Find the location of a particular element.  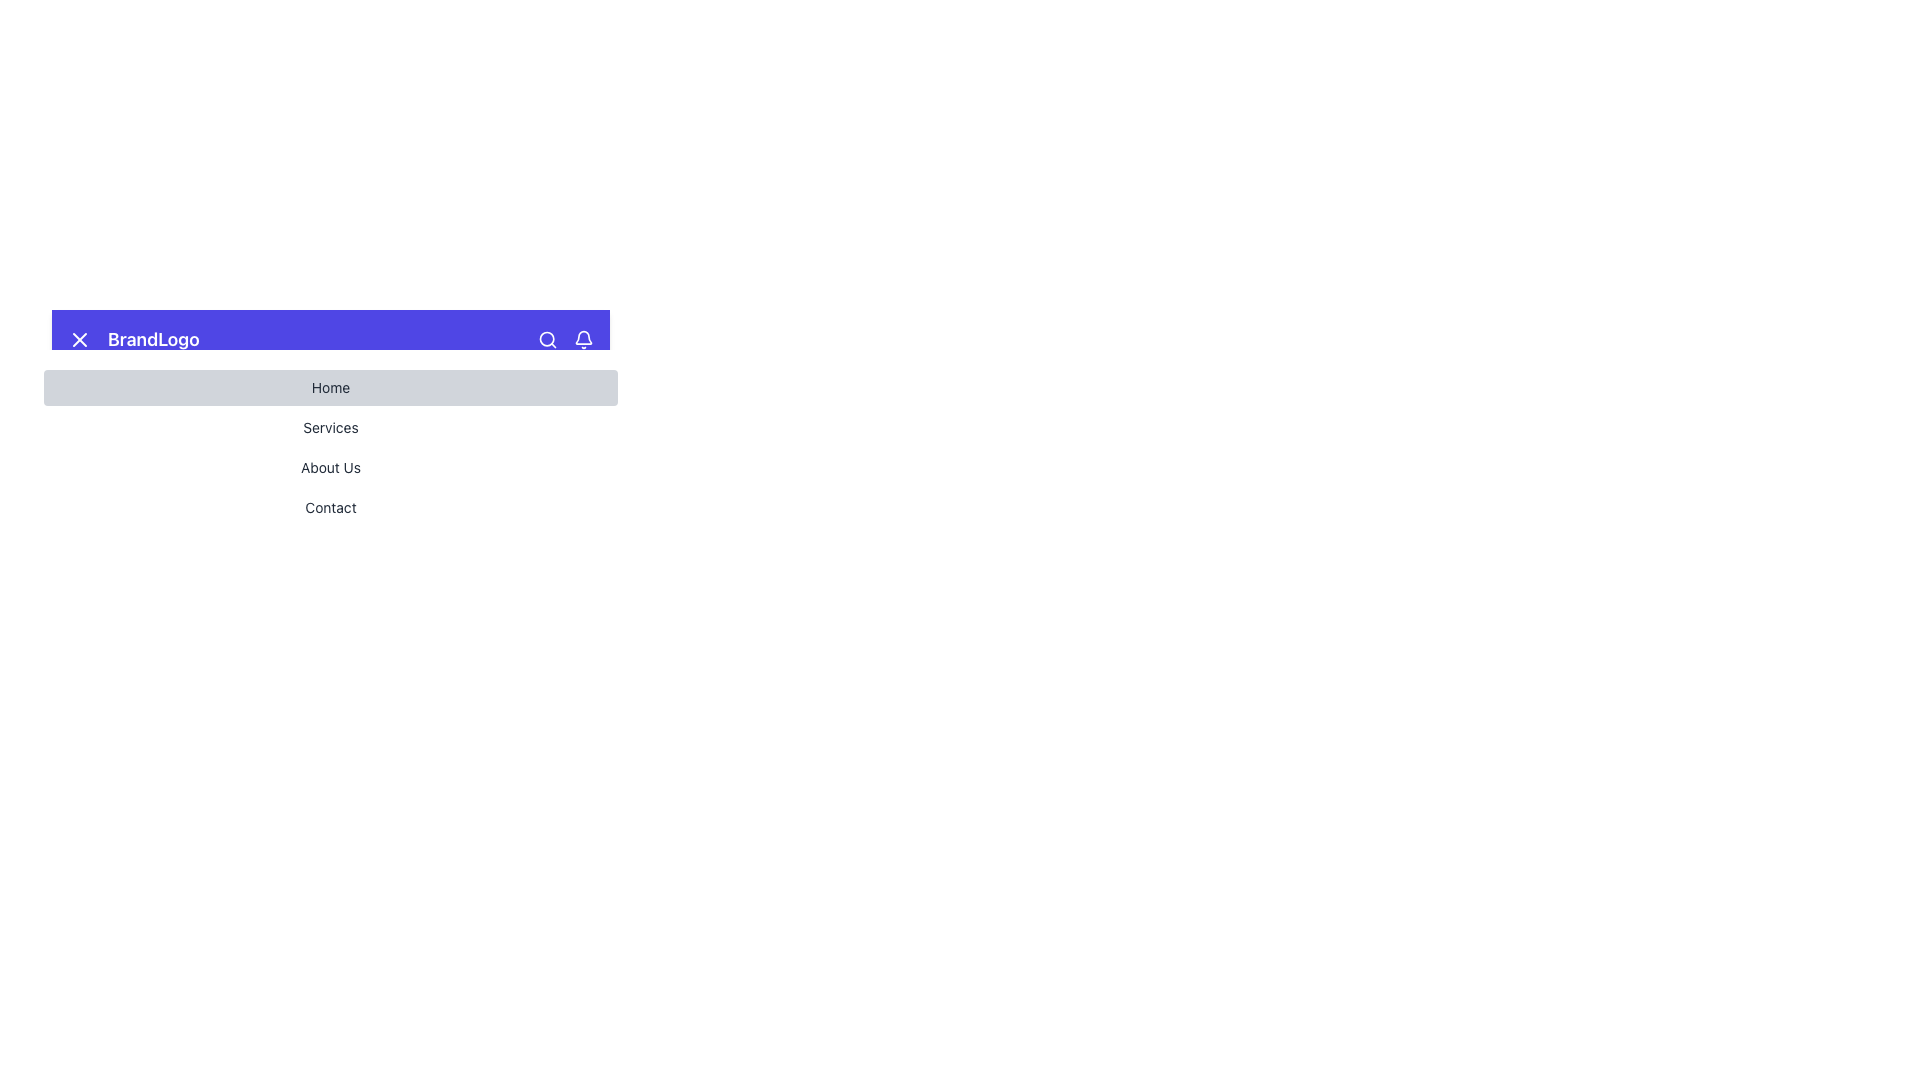

the magnifying glass icon located in the top-right corner of the navigation bar is located at coordinates (565, 338).